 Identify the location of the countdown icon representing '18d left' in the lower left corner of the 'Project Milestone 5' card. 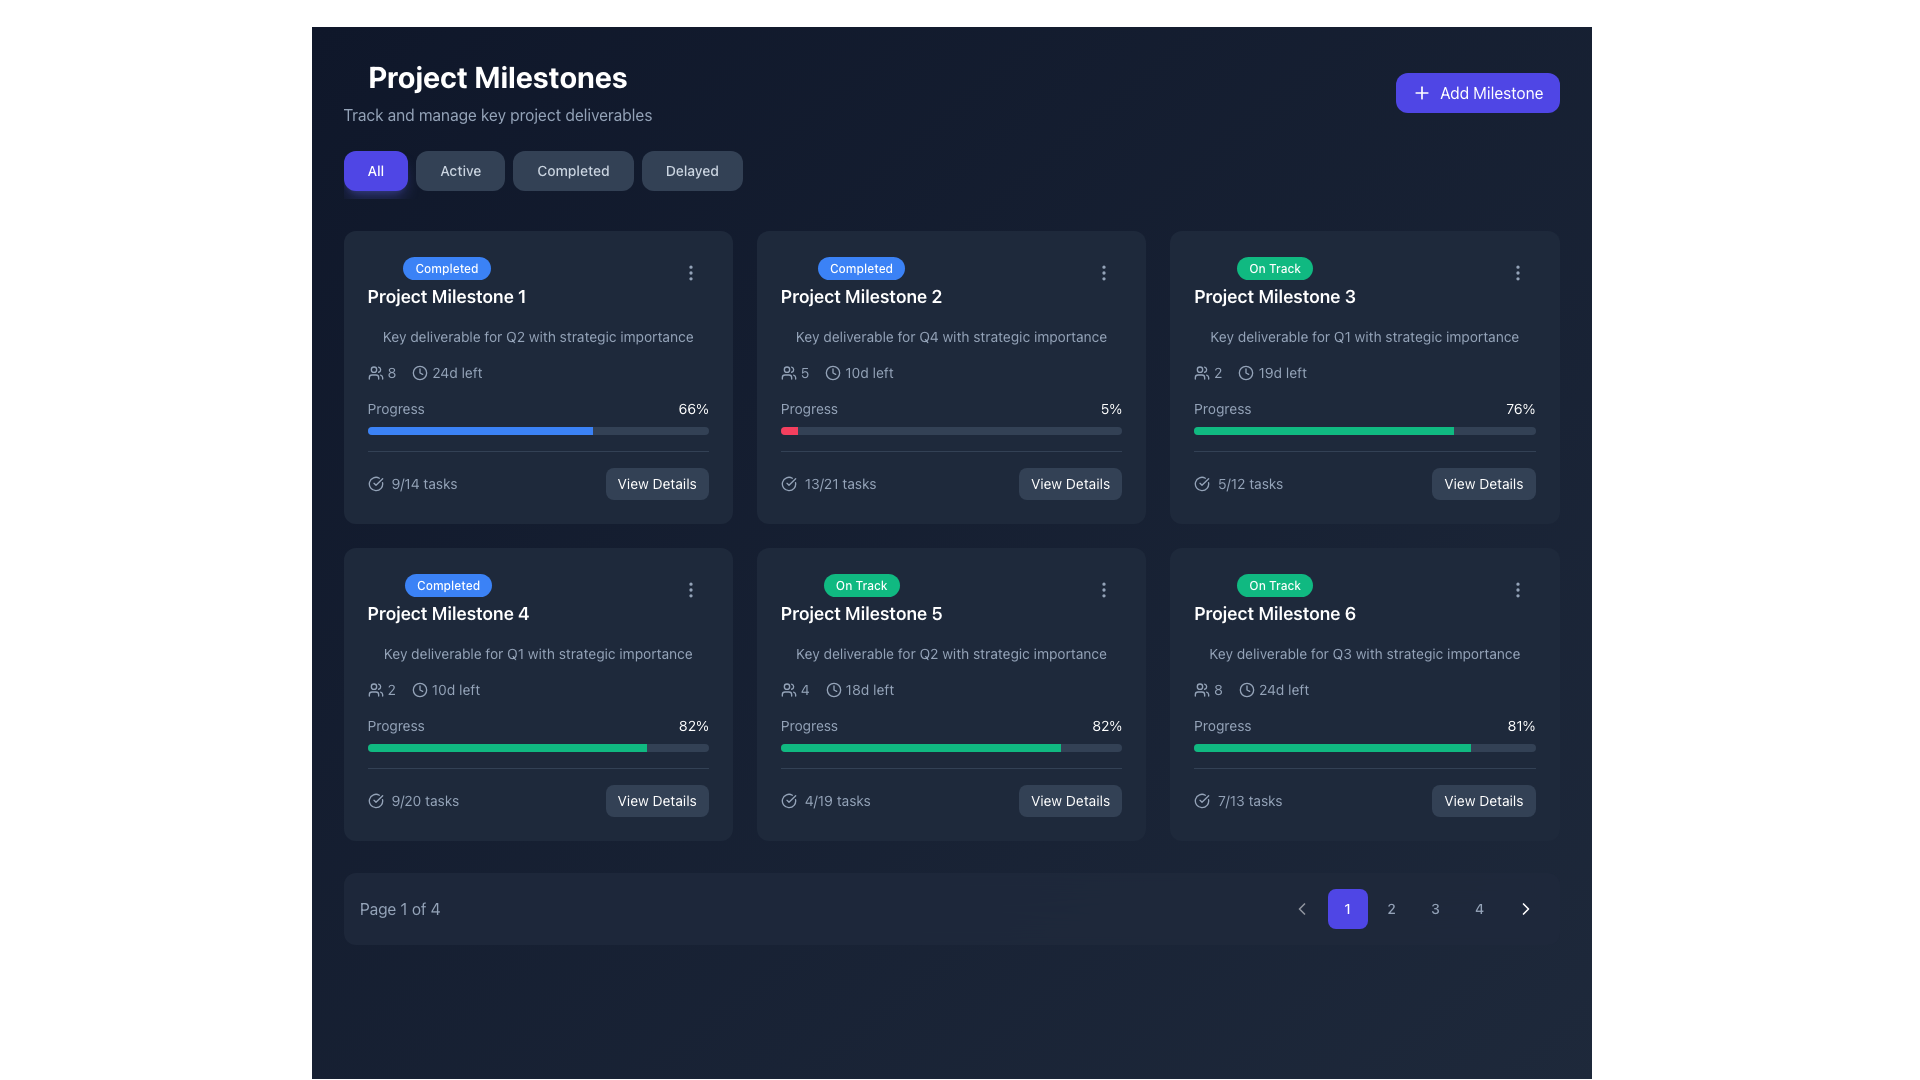
(833, 689).